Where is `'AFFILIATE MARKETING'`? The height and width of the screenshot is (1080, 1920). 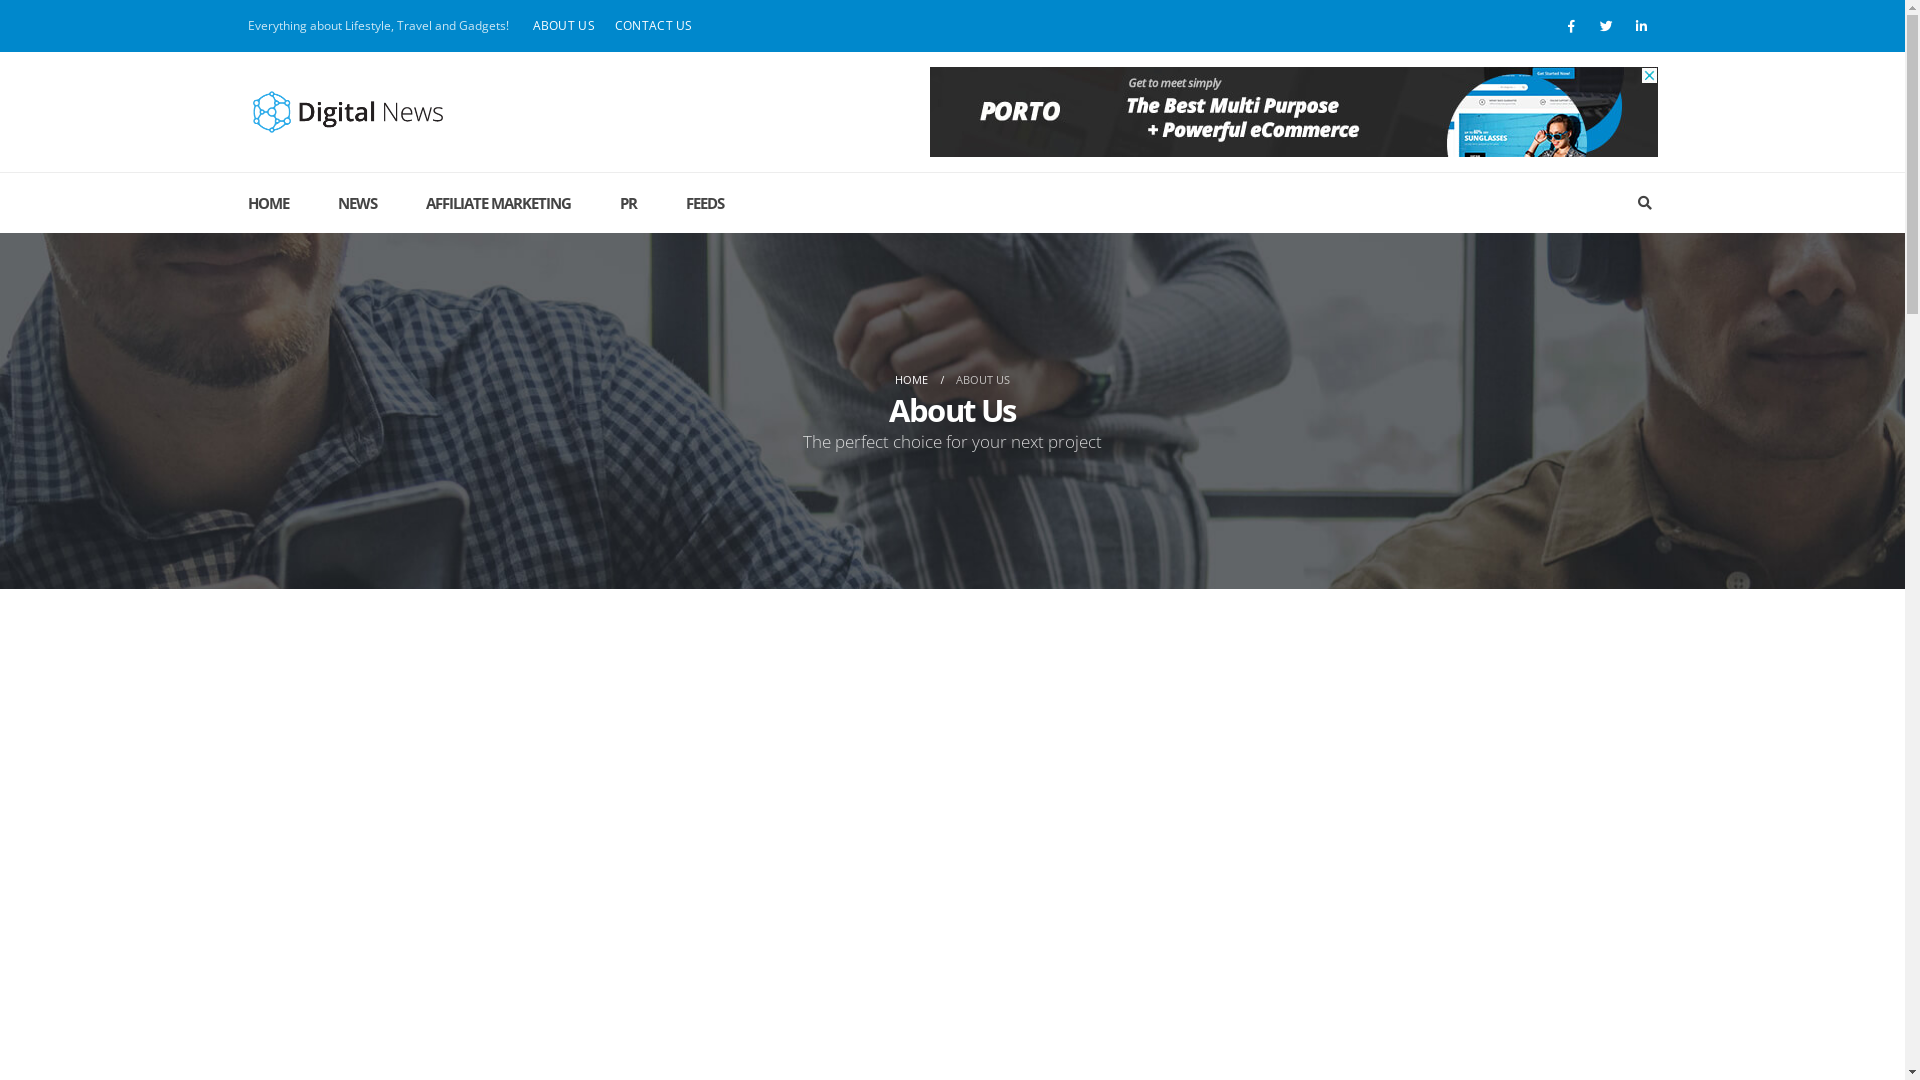
'AFFILIATE MARKETING' is located at coordinates (498, 203).